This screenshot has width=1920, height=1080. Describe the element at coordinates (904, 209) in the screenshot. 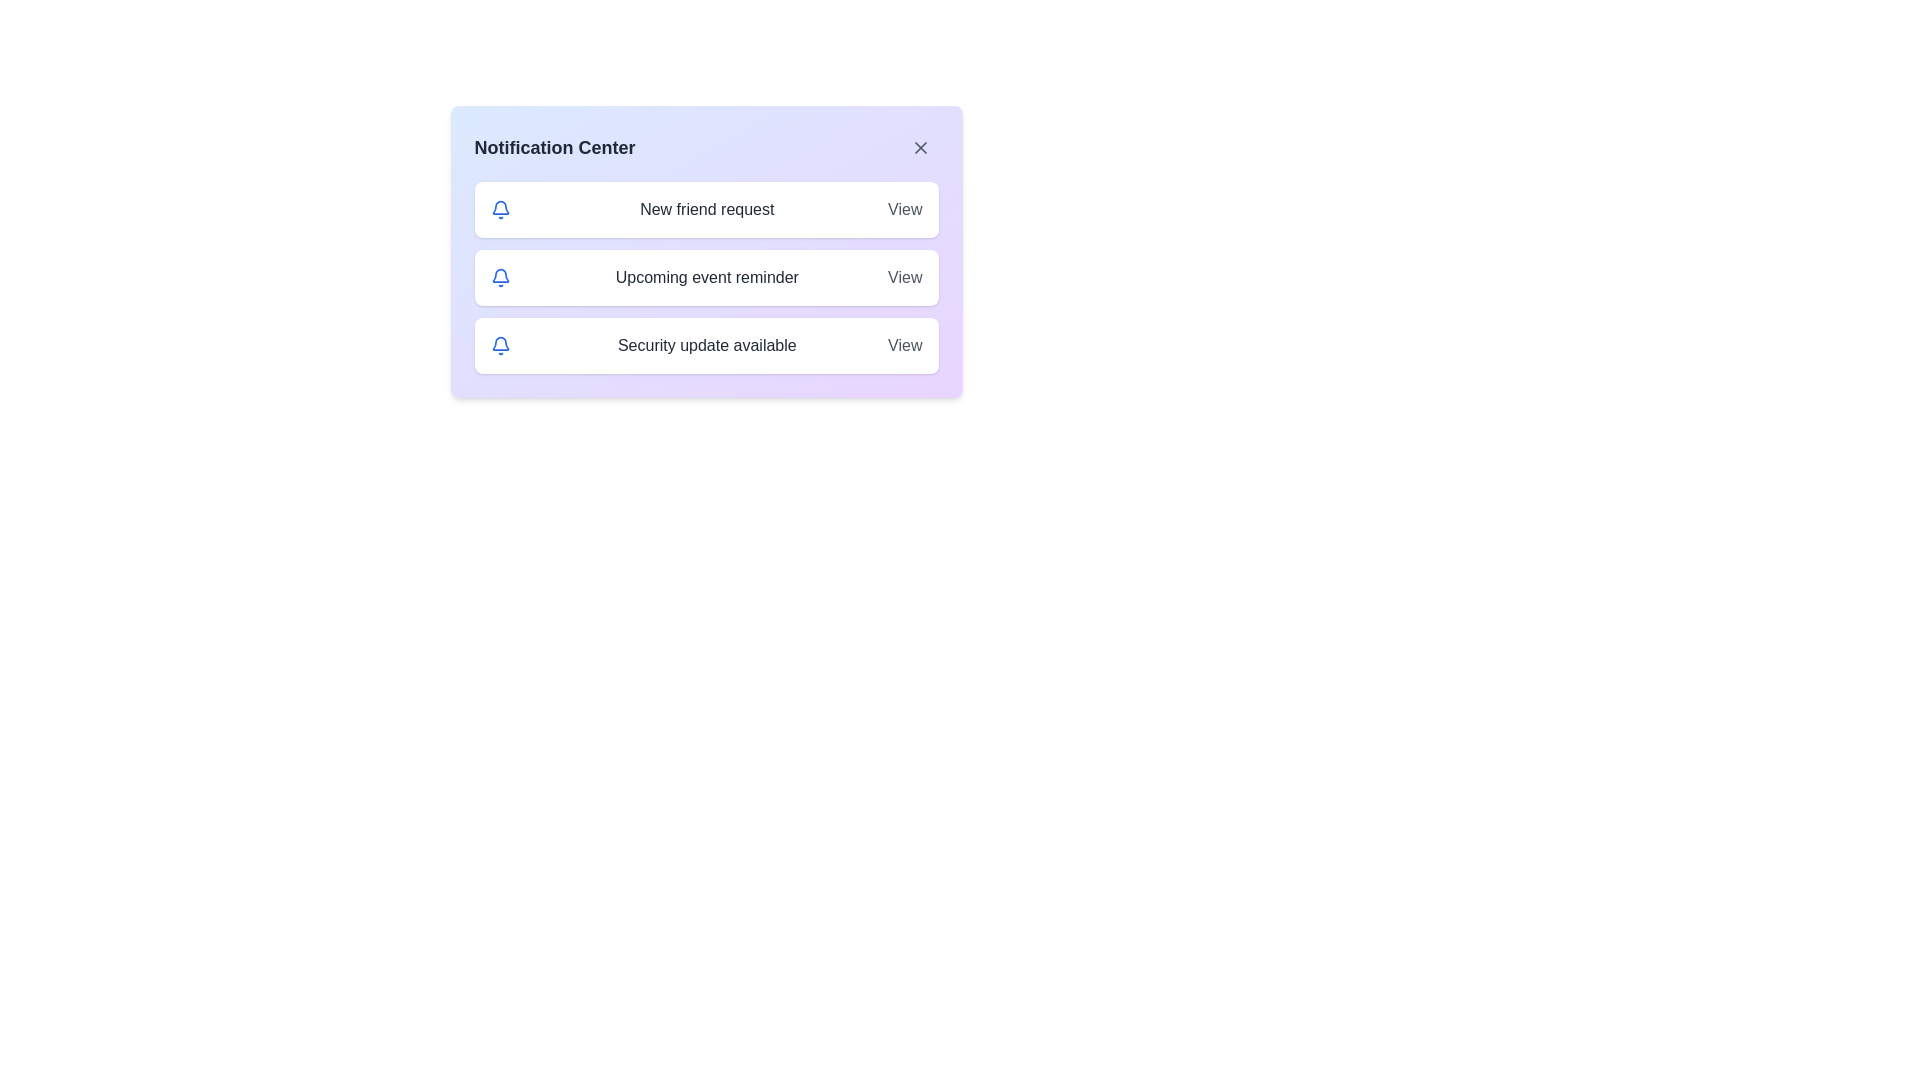

I see `'View' button corresponding to the notification New friend request` at that location.